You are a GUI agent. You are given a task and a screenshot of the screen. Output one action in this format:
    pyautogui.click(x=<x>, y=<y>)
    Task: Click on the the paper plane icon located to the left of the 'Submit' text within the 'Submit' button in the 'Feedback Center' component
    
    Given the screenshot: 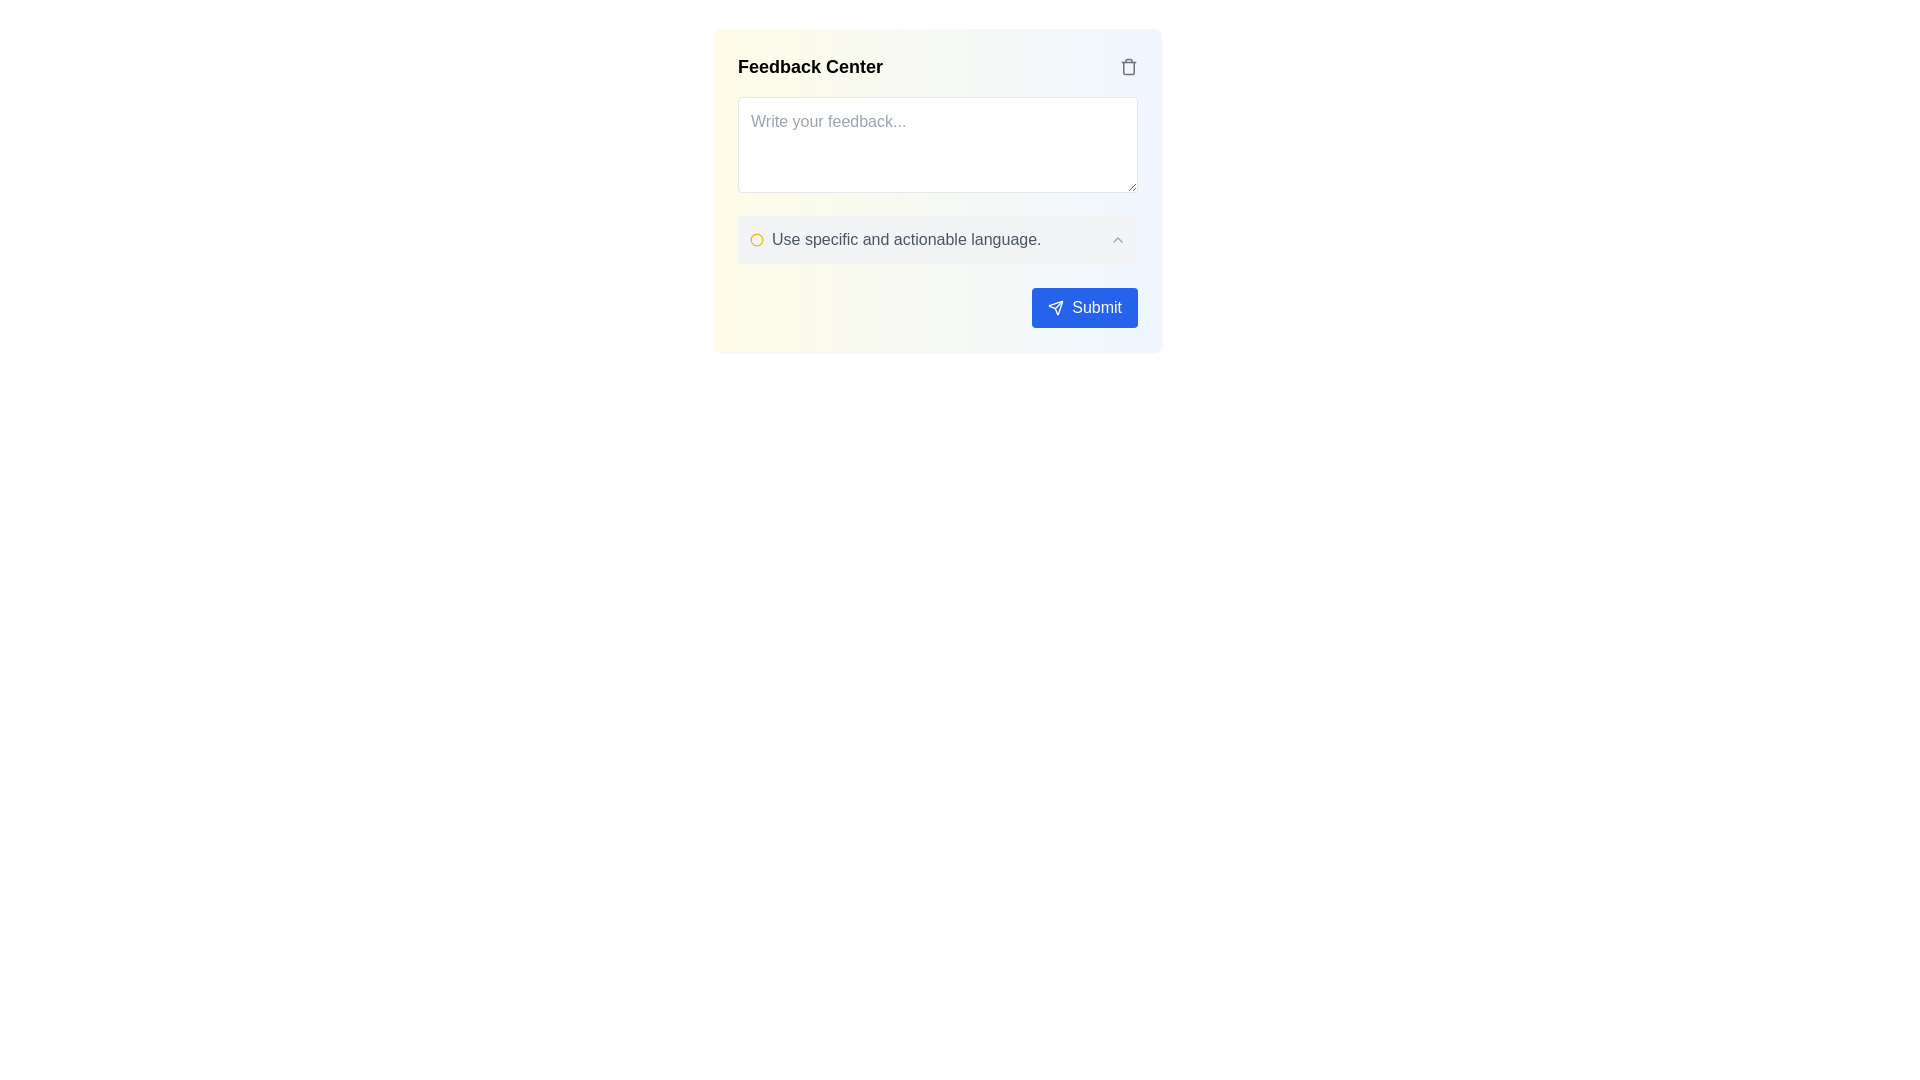 What is the action you would take?
    pyautogui.click(x=1055, y=308)
    